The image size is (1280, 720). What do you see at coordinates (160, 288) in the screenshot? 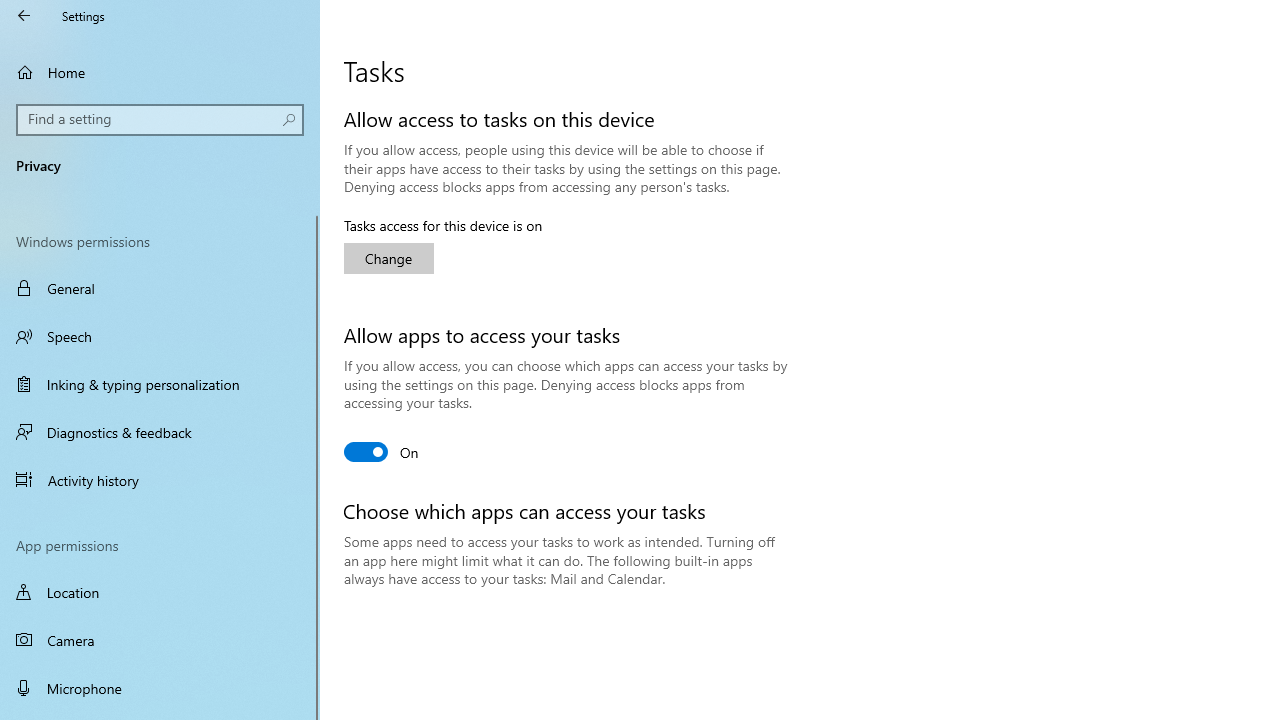
I see `'General'` at bounding box center [160, 288].